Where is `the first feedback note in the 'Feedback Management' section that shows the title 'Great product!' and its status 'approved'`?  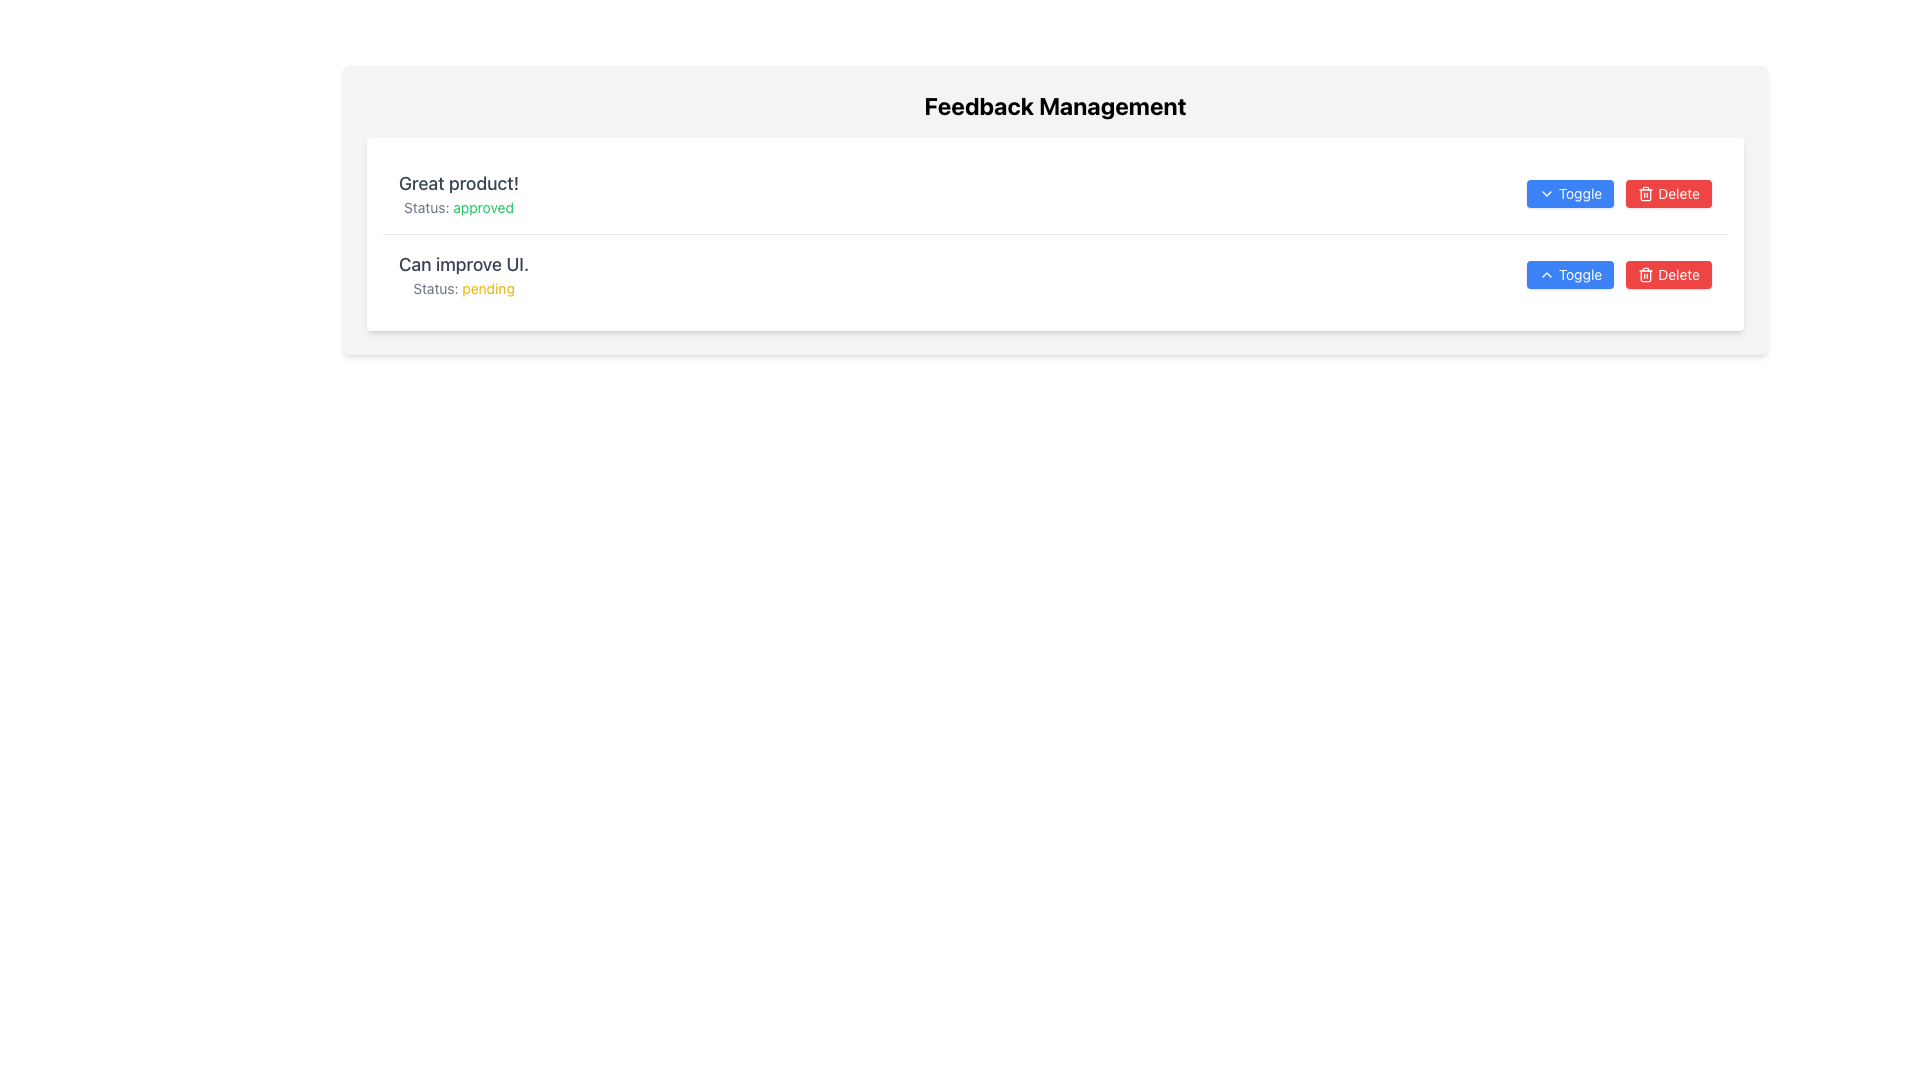 the first feedback note in the 'Feedback Management' section that shows the title 'Great product!' and its status 'approved' is located at coordinates (458, 193).